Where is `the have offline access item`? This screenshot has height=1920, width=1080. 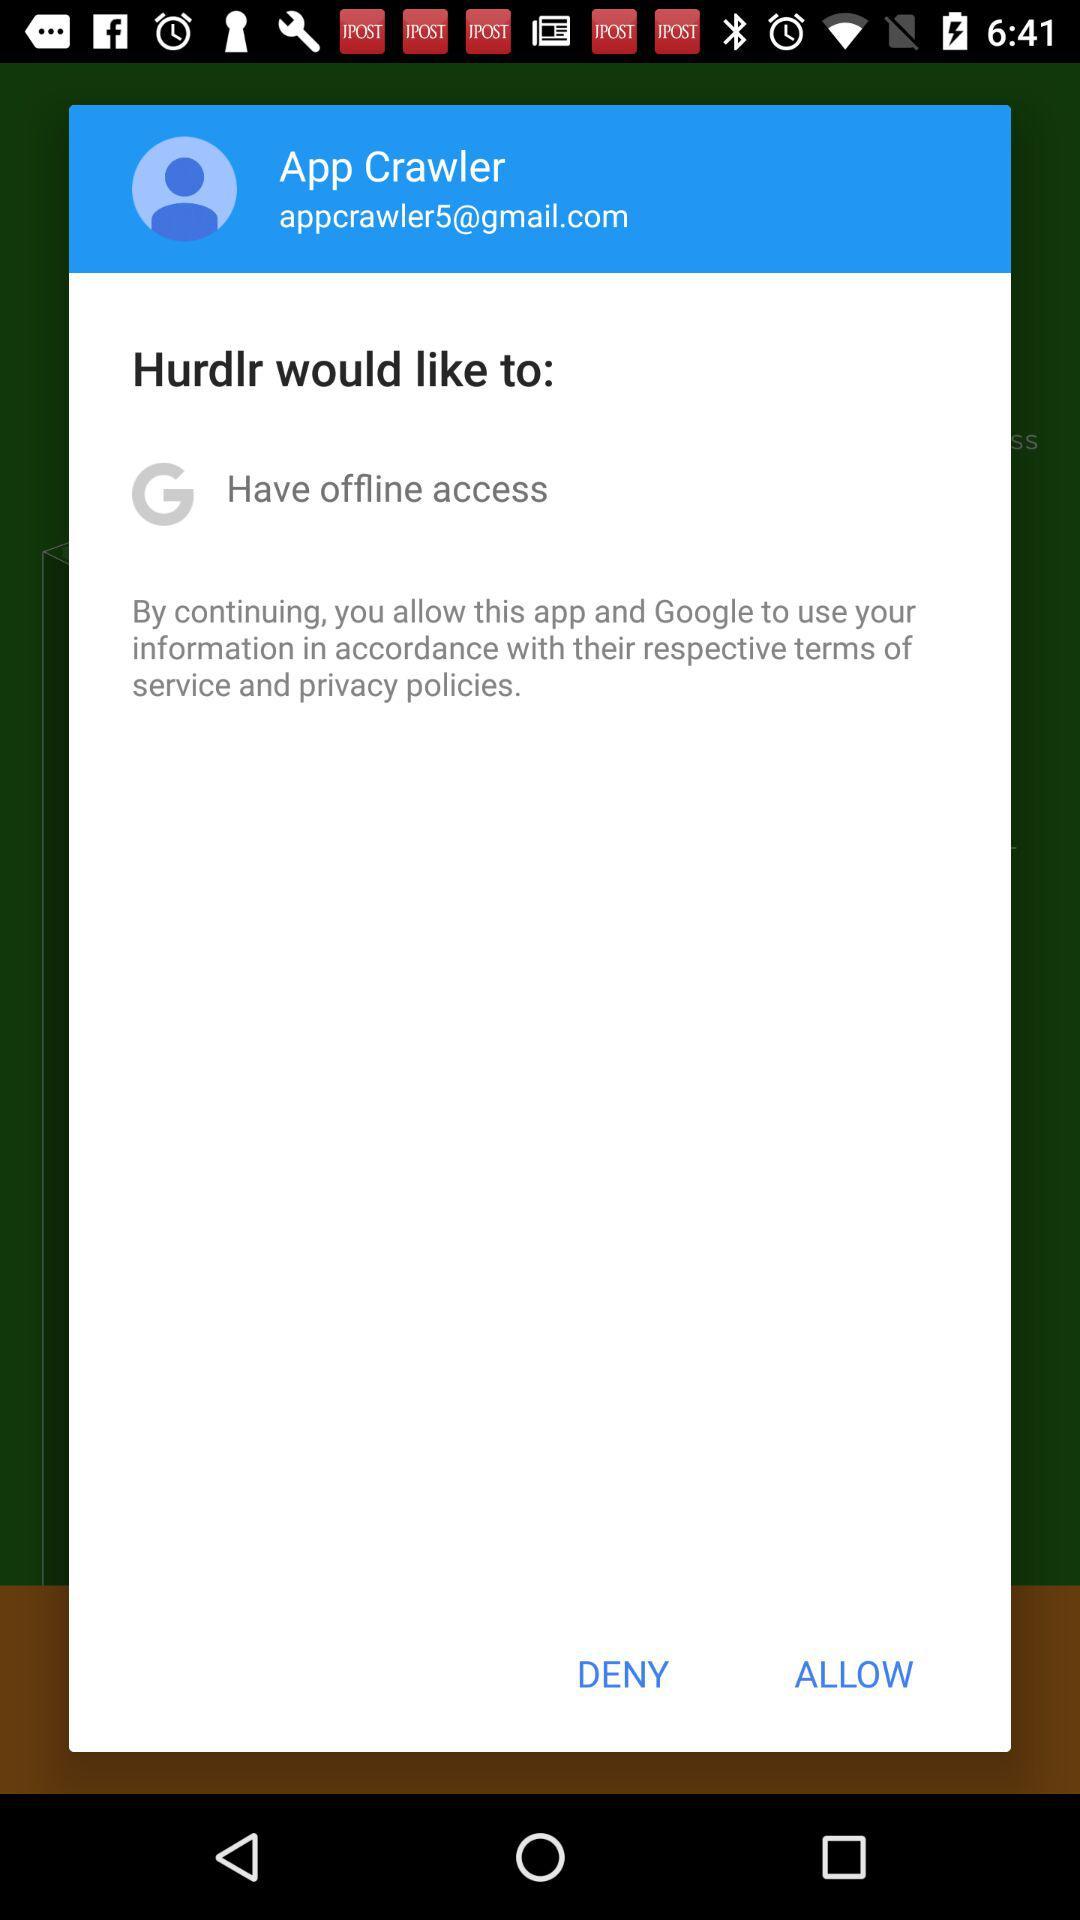 the have offline access item is located at coordinates (387, 487).